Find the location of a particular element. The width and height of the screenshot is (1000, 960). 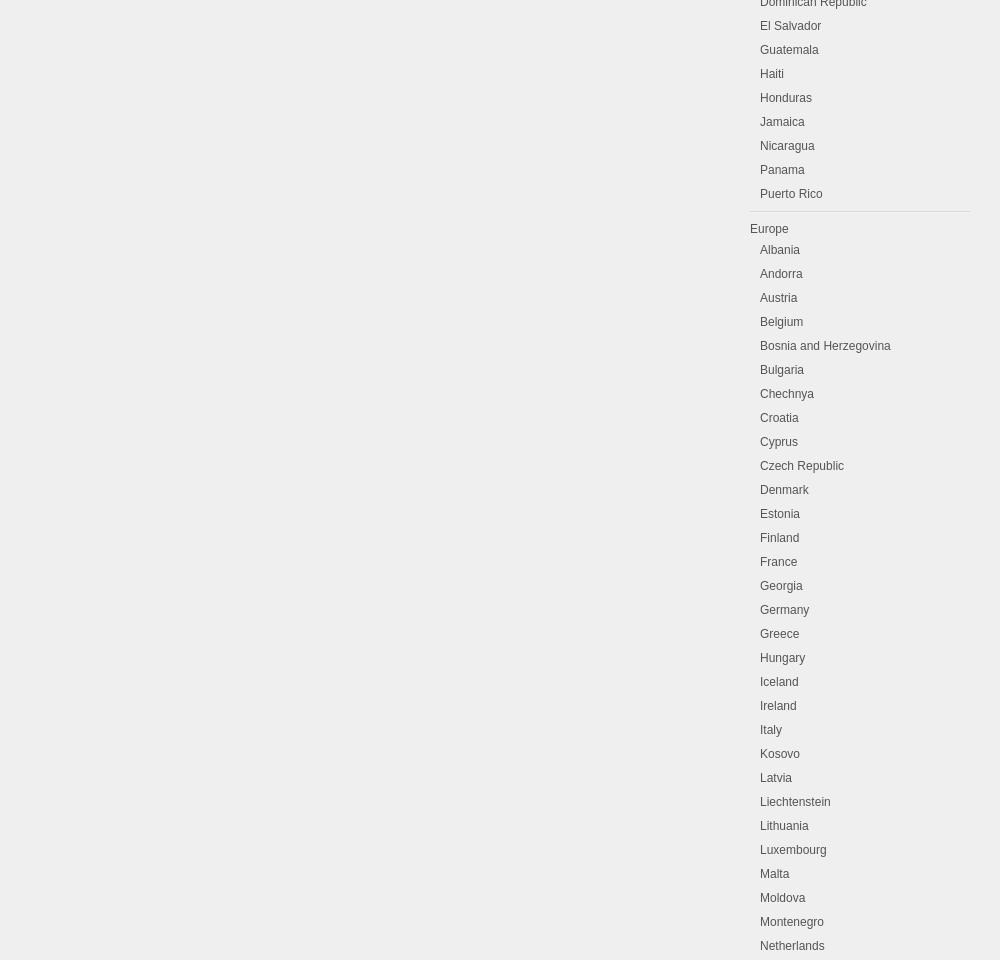

'Jamaica' is located at coordinates (760, 121).